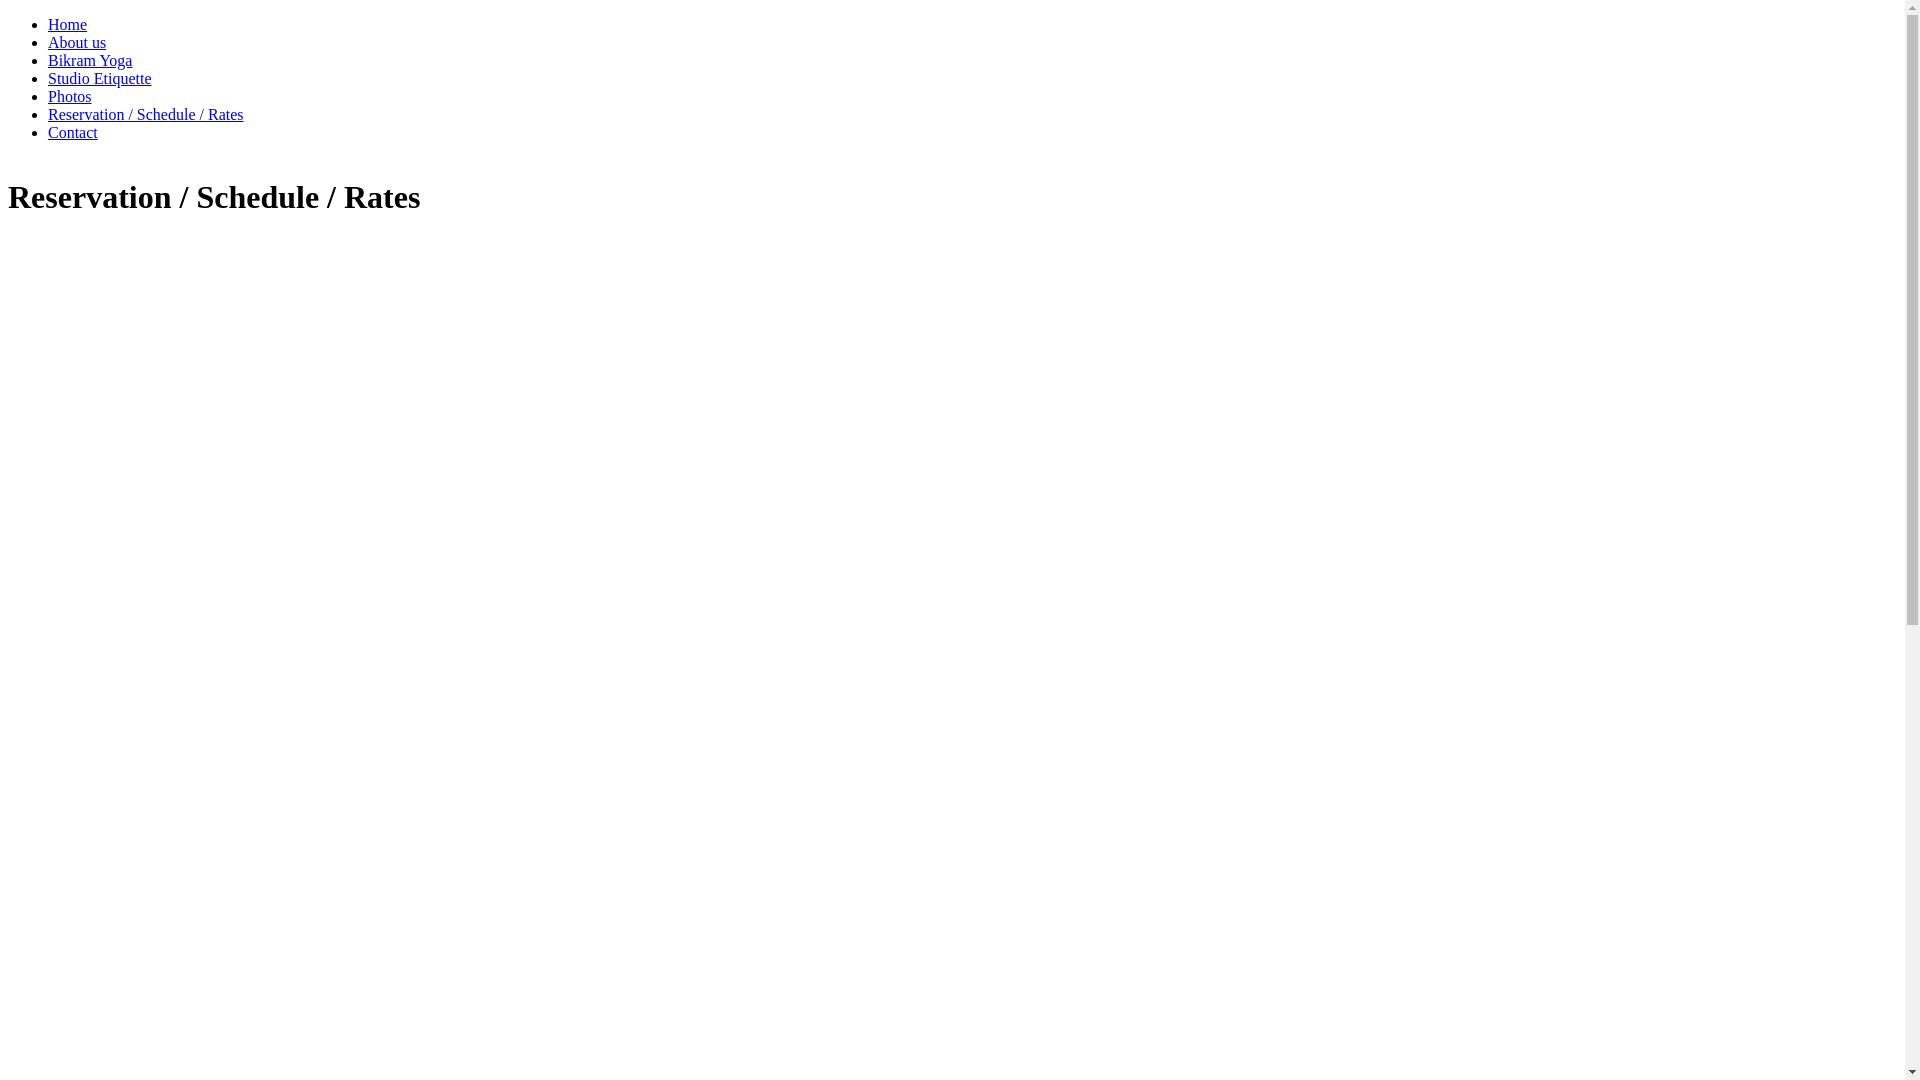 The width and height of the screenshot is (1920, 1080). I want to click on 'Photos', so click(70, 96).